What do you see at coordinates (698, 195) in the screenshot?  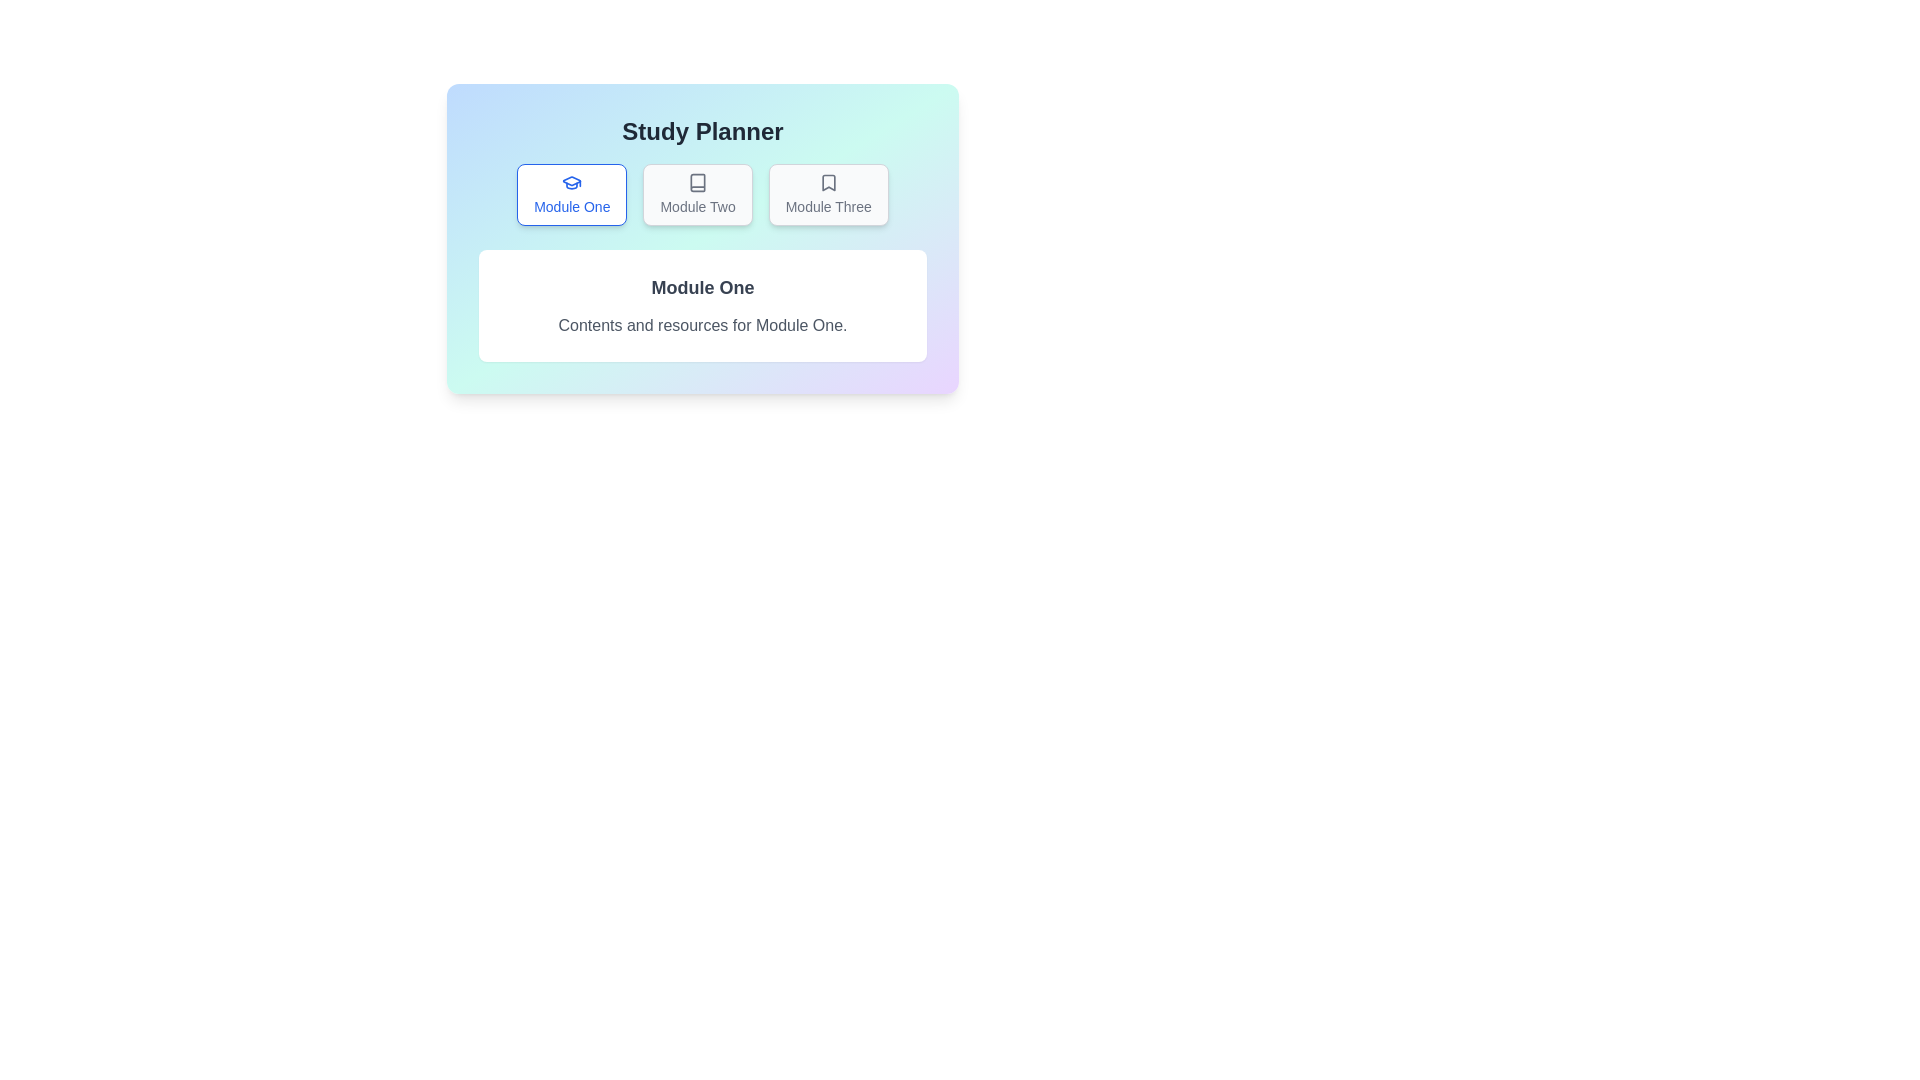 I see `the tab corresponding to Module Two` at bounding box center [698, 195].